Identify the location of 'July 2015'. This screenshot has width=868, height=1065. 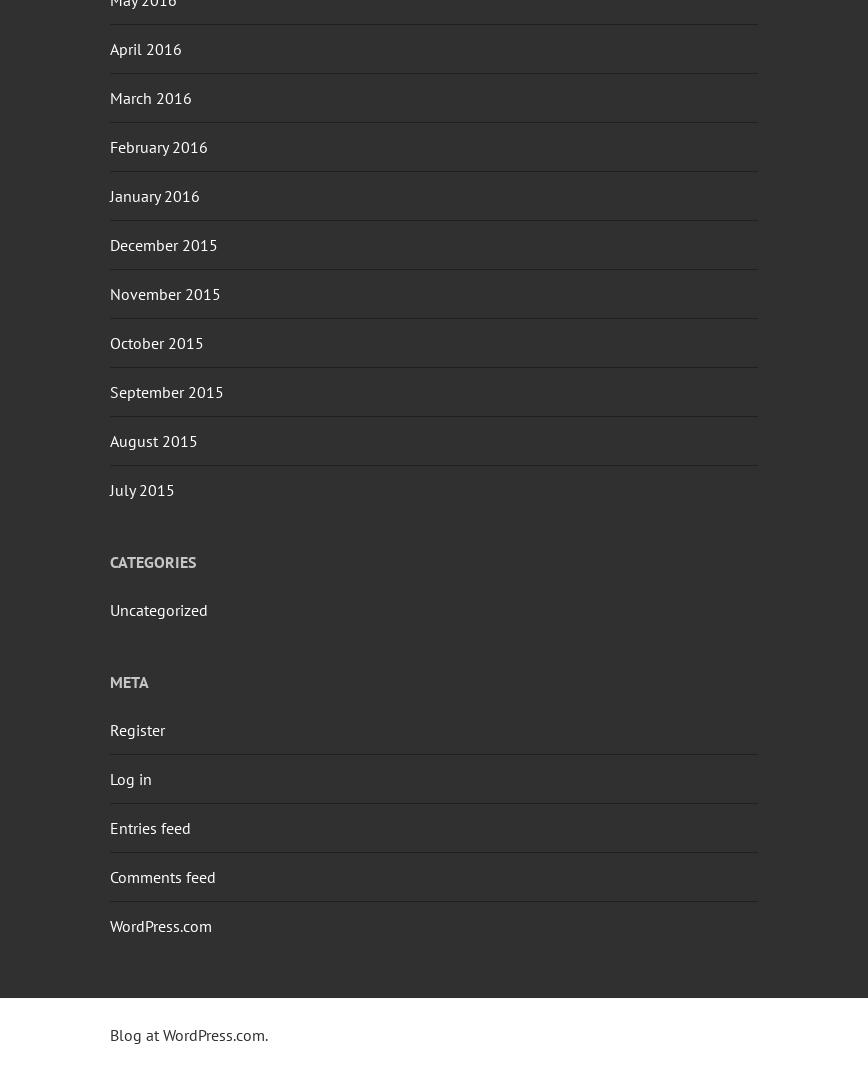
(142, 488).